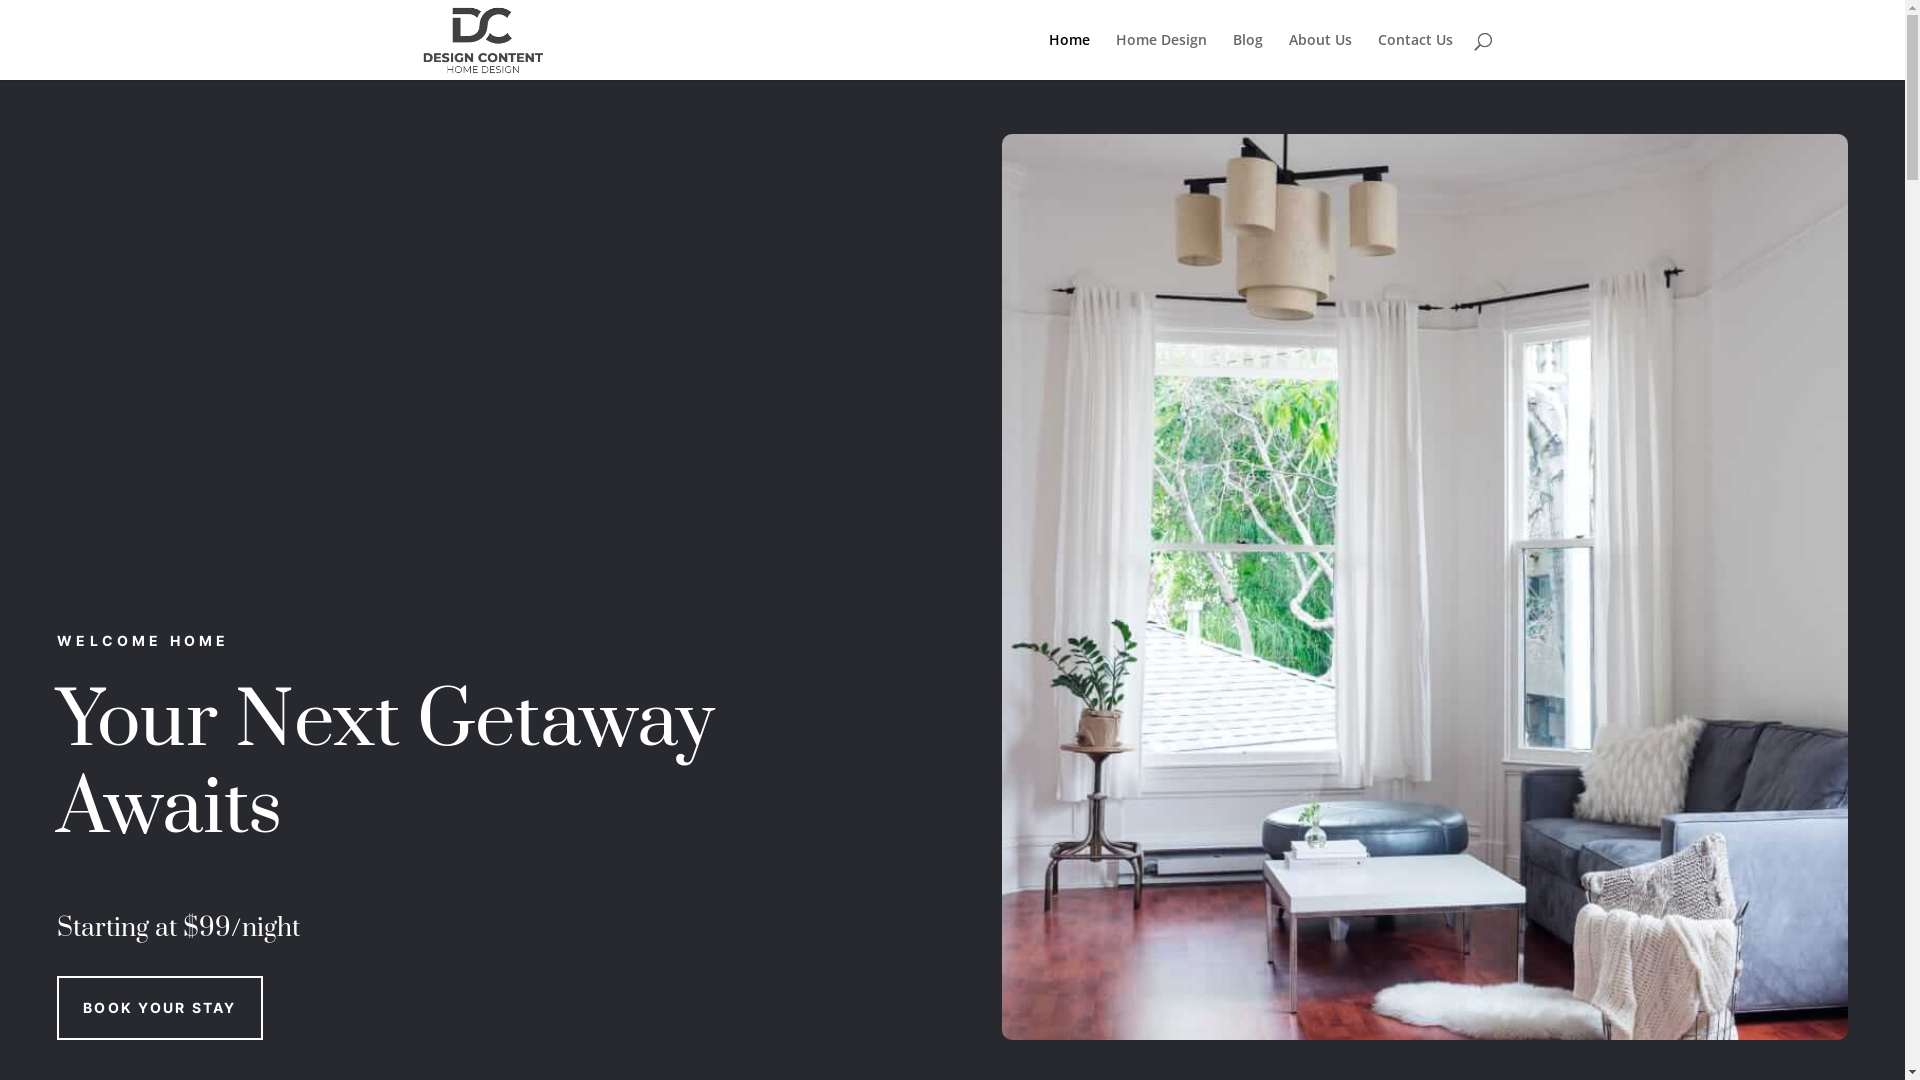 The image size is (1920, 1080). What do you see at coordinates (1067, 55) in the screenshot?
I see `'Home'` at bounding box center [1067, 55].